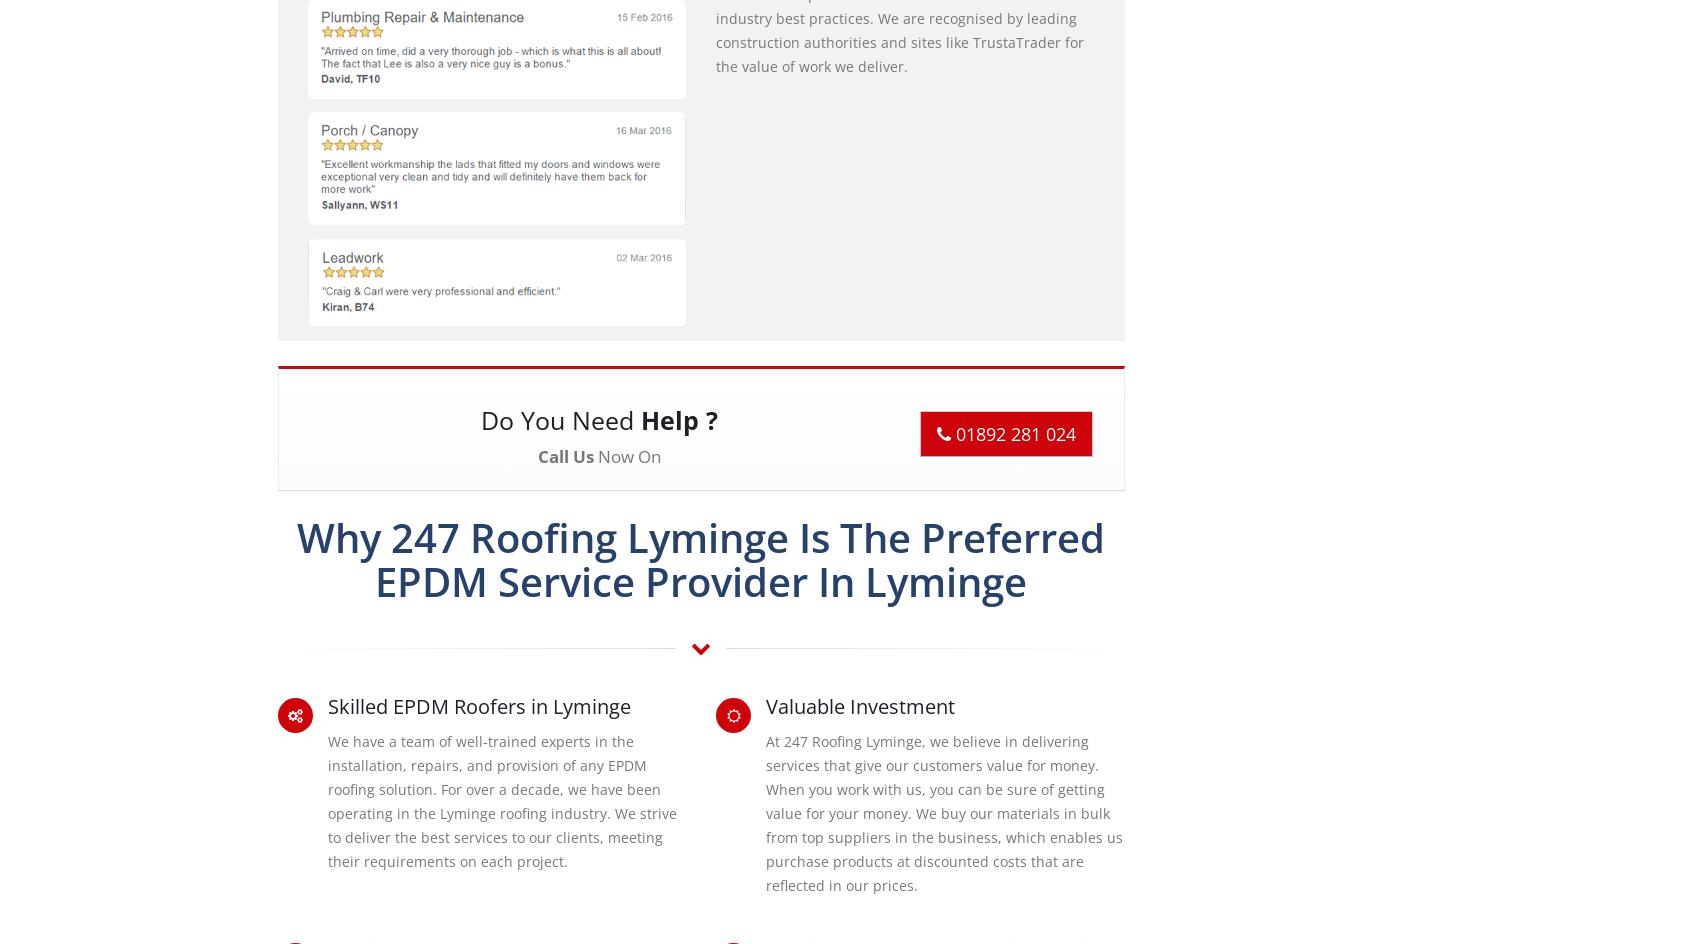 The height and width of the screenshot is (944, 1695). Describe the element at coordinates (764, 811) in the screenshot. I see `'At 247 Roofing Lyminge, we believe in delivering services that give our customers value for money. When you work with us, you can be sure of getting value for your money. We buy our materials in bulk from top suppliers in the business, which enables us purchase products at discounted costs that are reflected in our prices.'` at that location.